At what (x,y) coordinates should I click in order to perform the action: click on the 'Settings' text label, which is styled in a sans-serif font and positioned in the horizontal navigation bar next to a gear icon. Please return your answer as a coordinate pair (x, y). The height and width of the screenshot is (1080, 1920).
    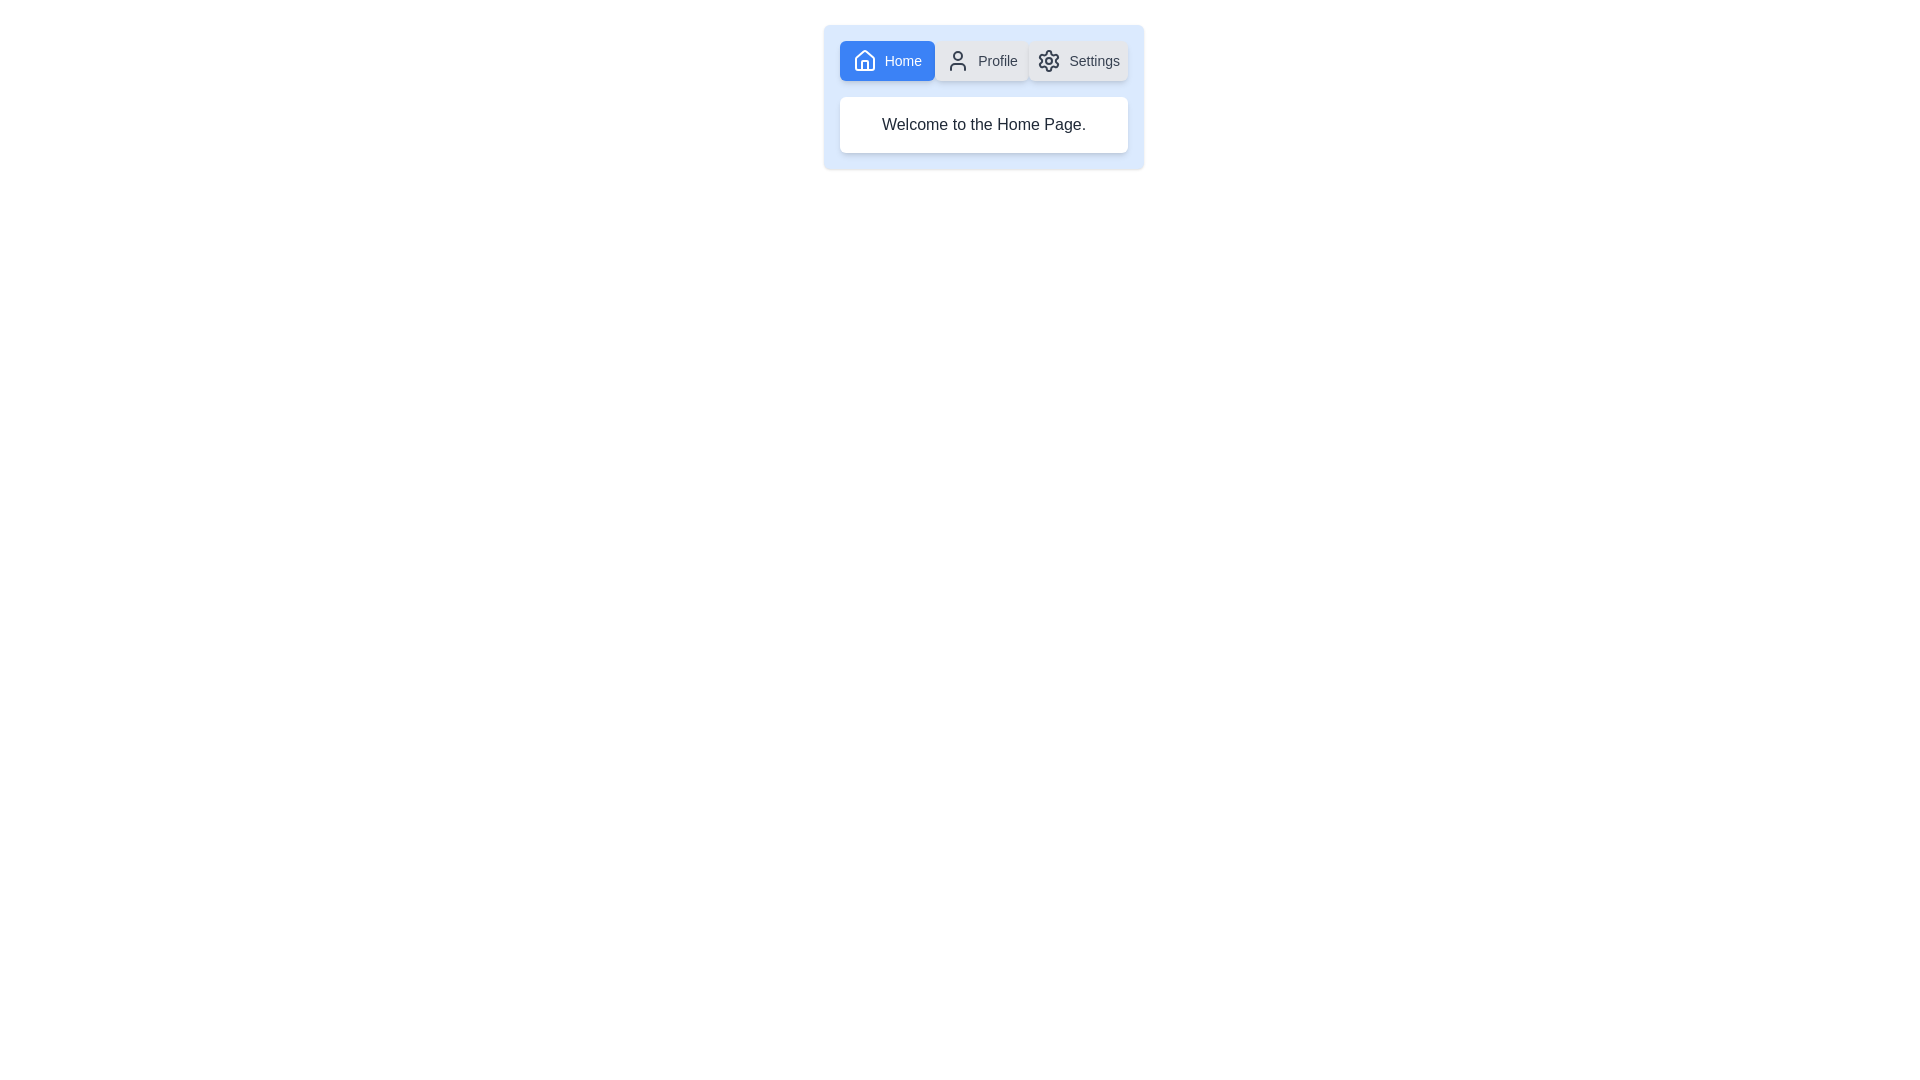
    Looking at the image, I should click on (1093, 60).